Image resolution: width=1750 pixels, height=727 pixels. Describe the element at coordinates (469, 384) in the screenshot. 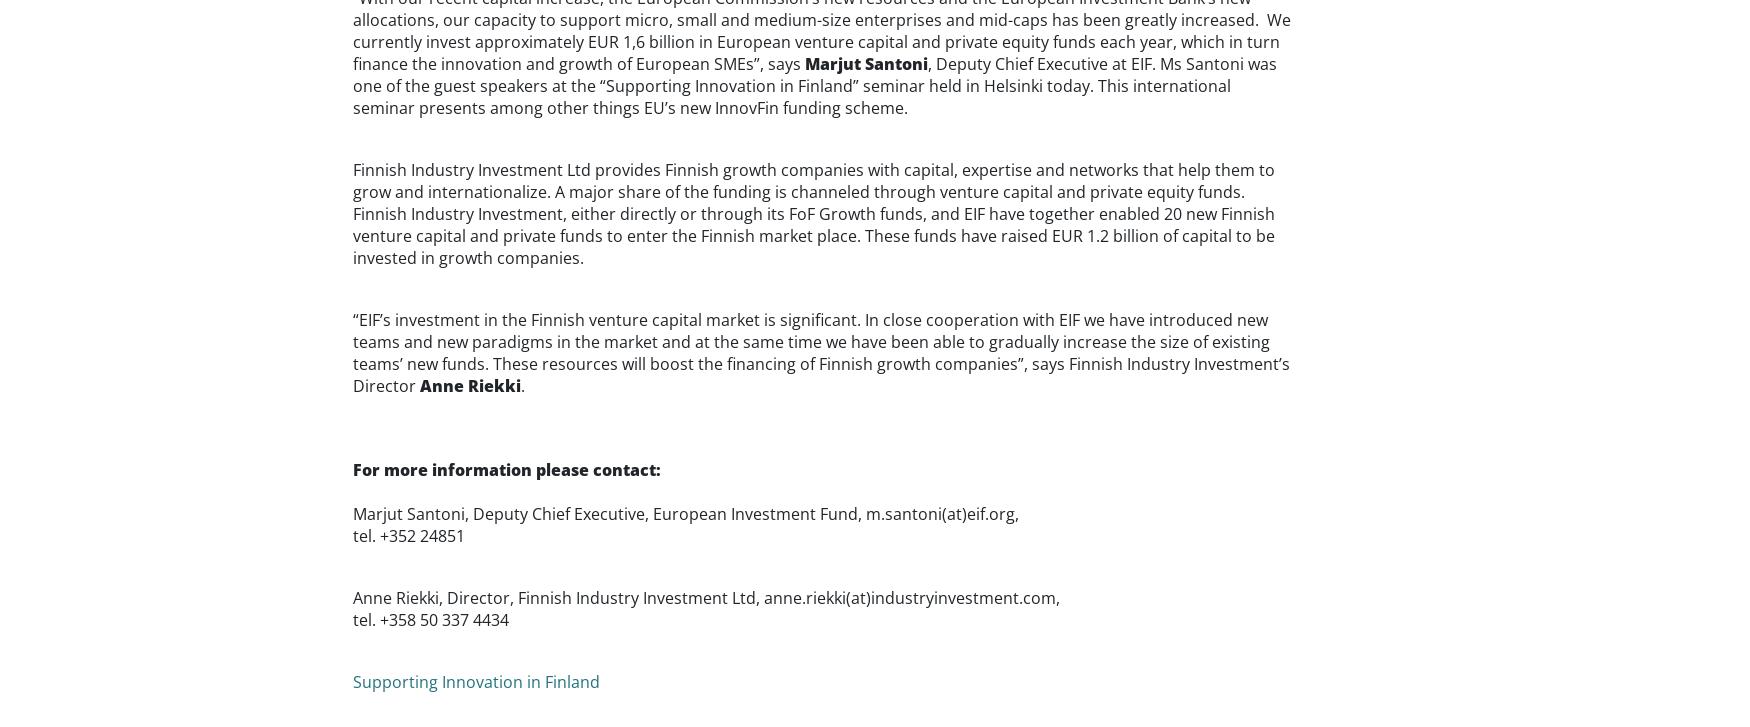

I see `'Anne Riekki'` at that location.